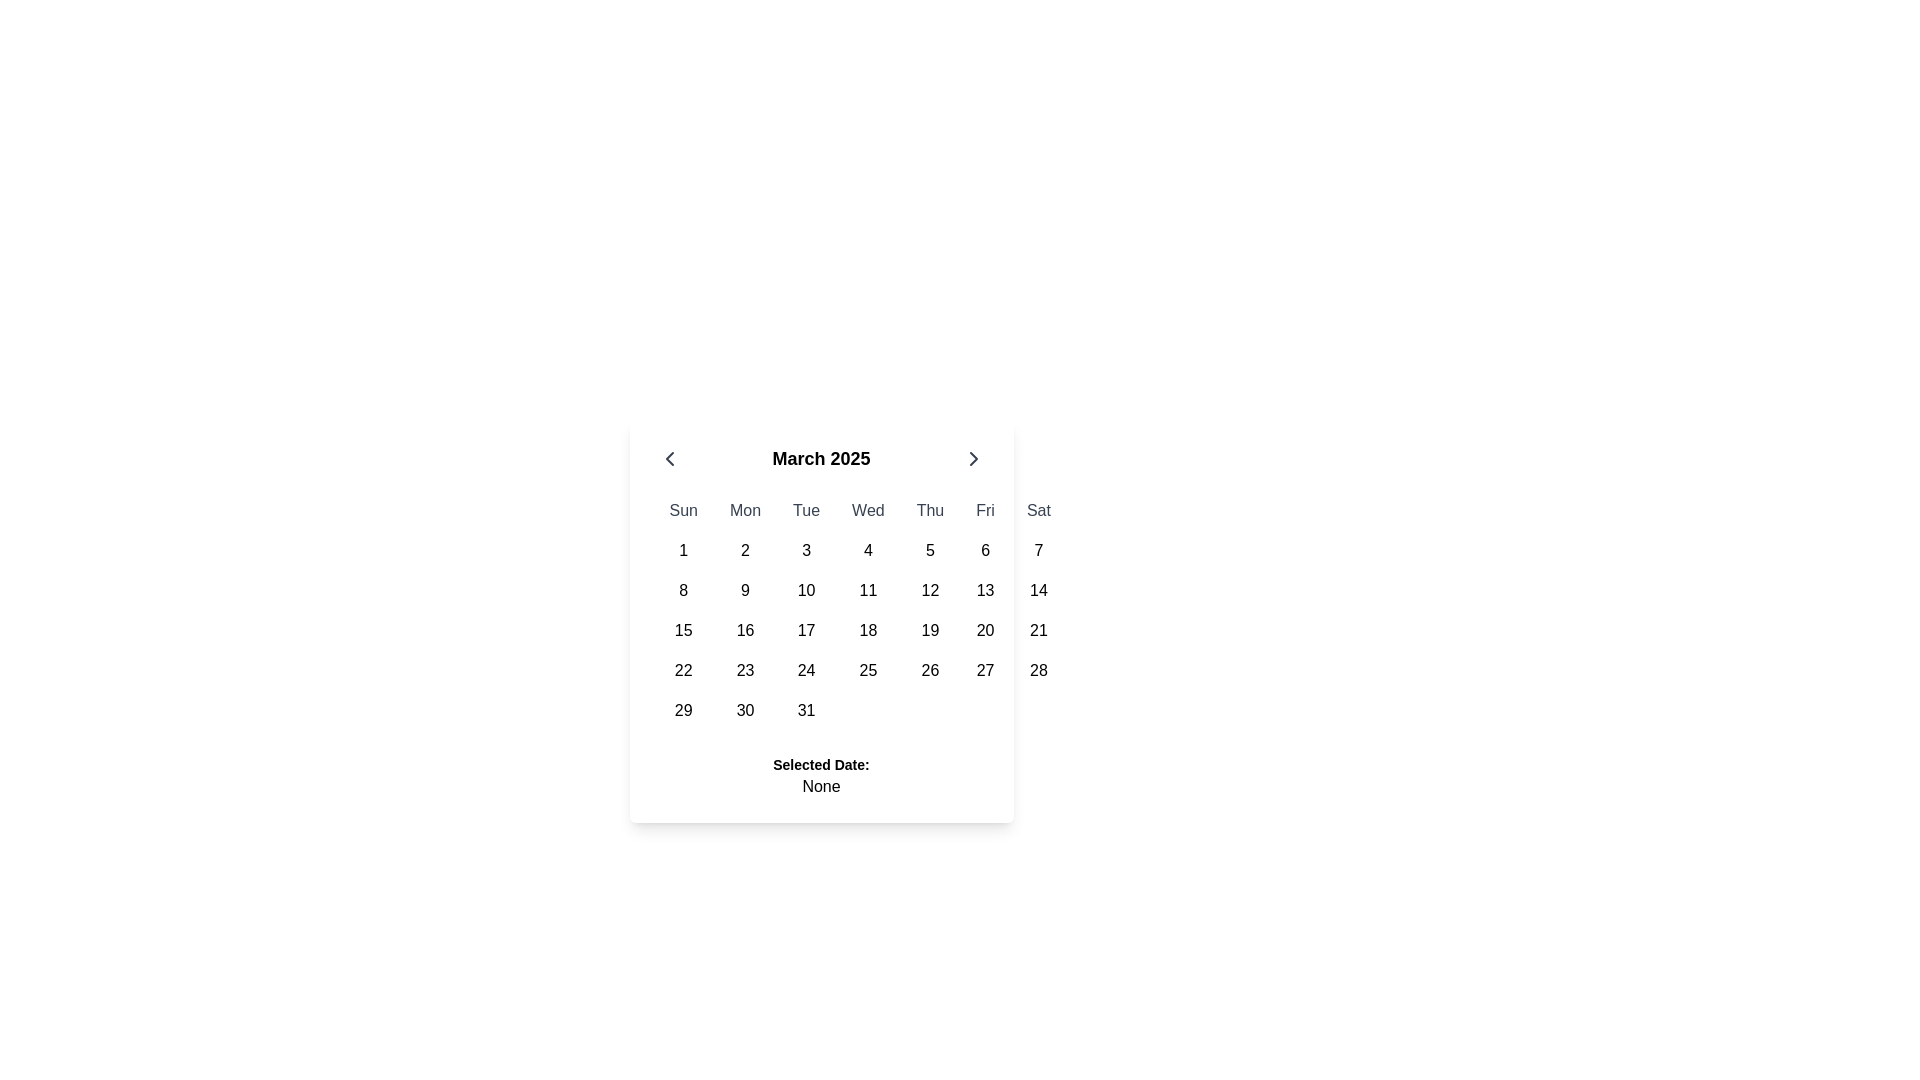 Image resolution: width=1920 pixels, height=1080 pixels. I want to click on the rectangular button labeled '29' with bold black text, located in the bottom row of the calendar grid, so click(683, 709).